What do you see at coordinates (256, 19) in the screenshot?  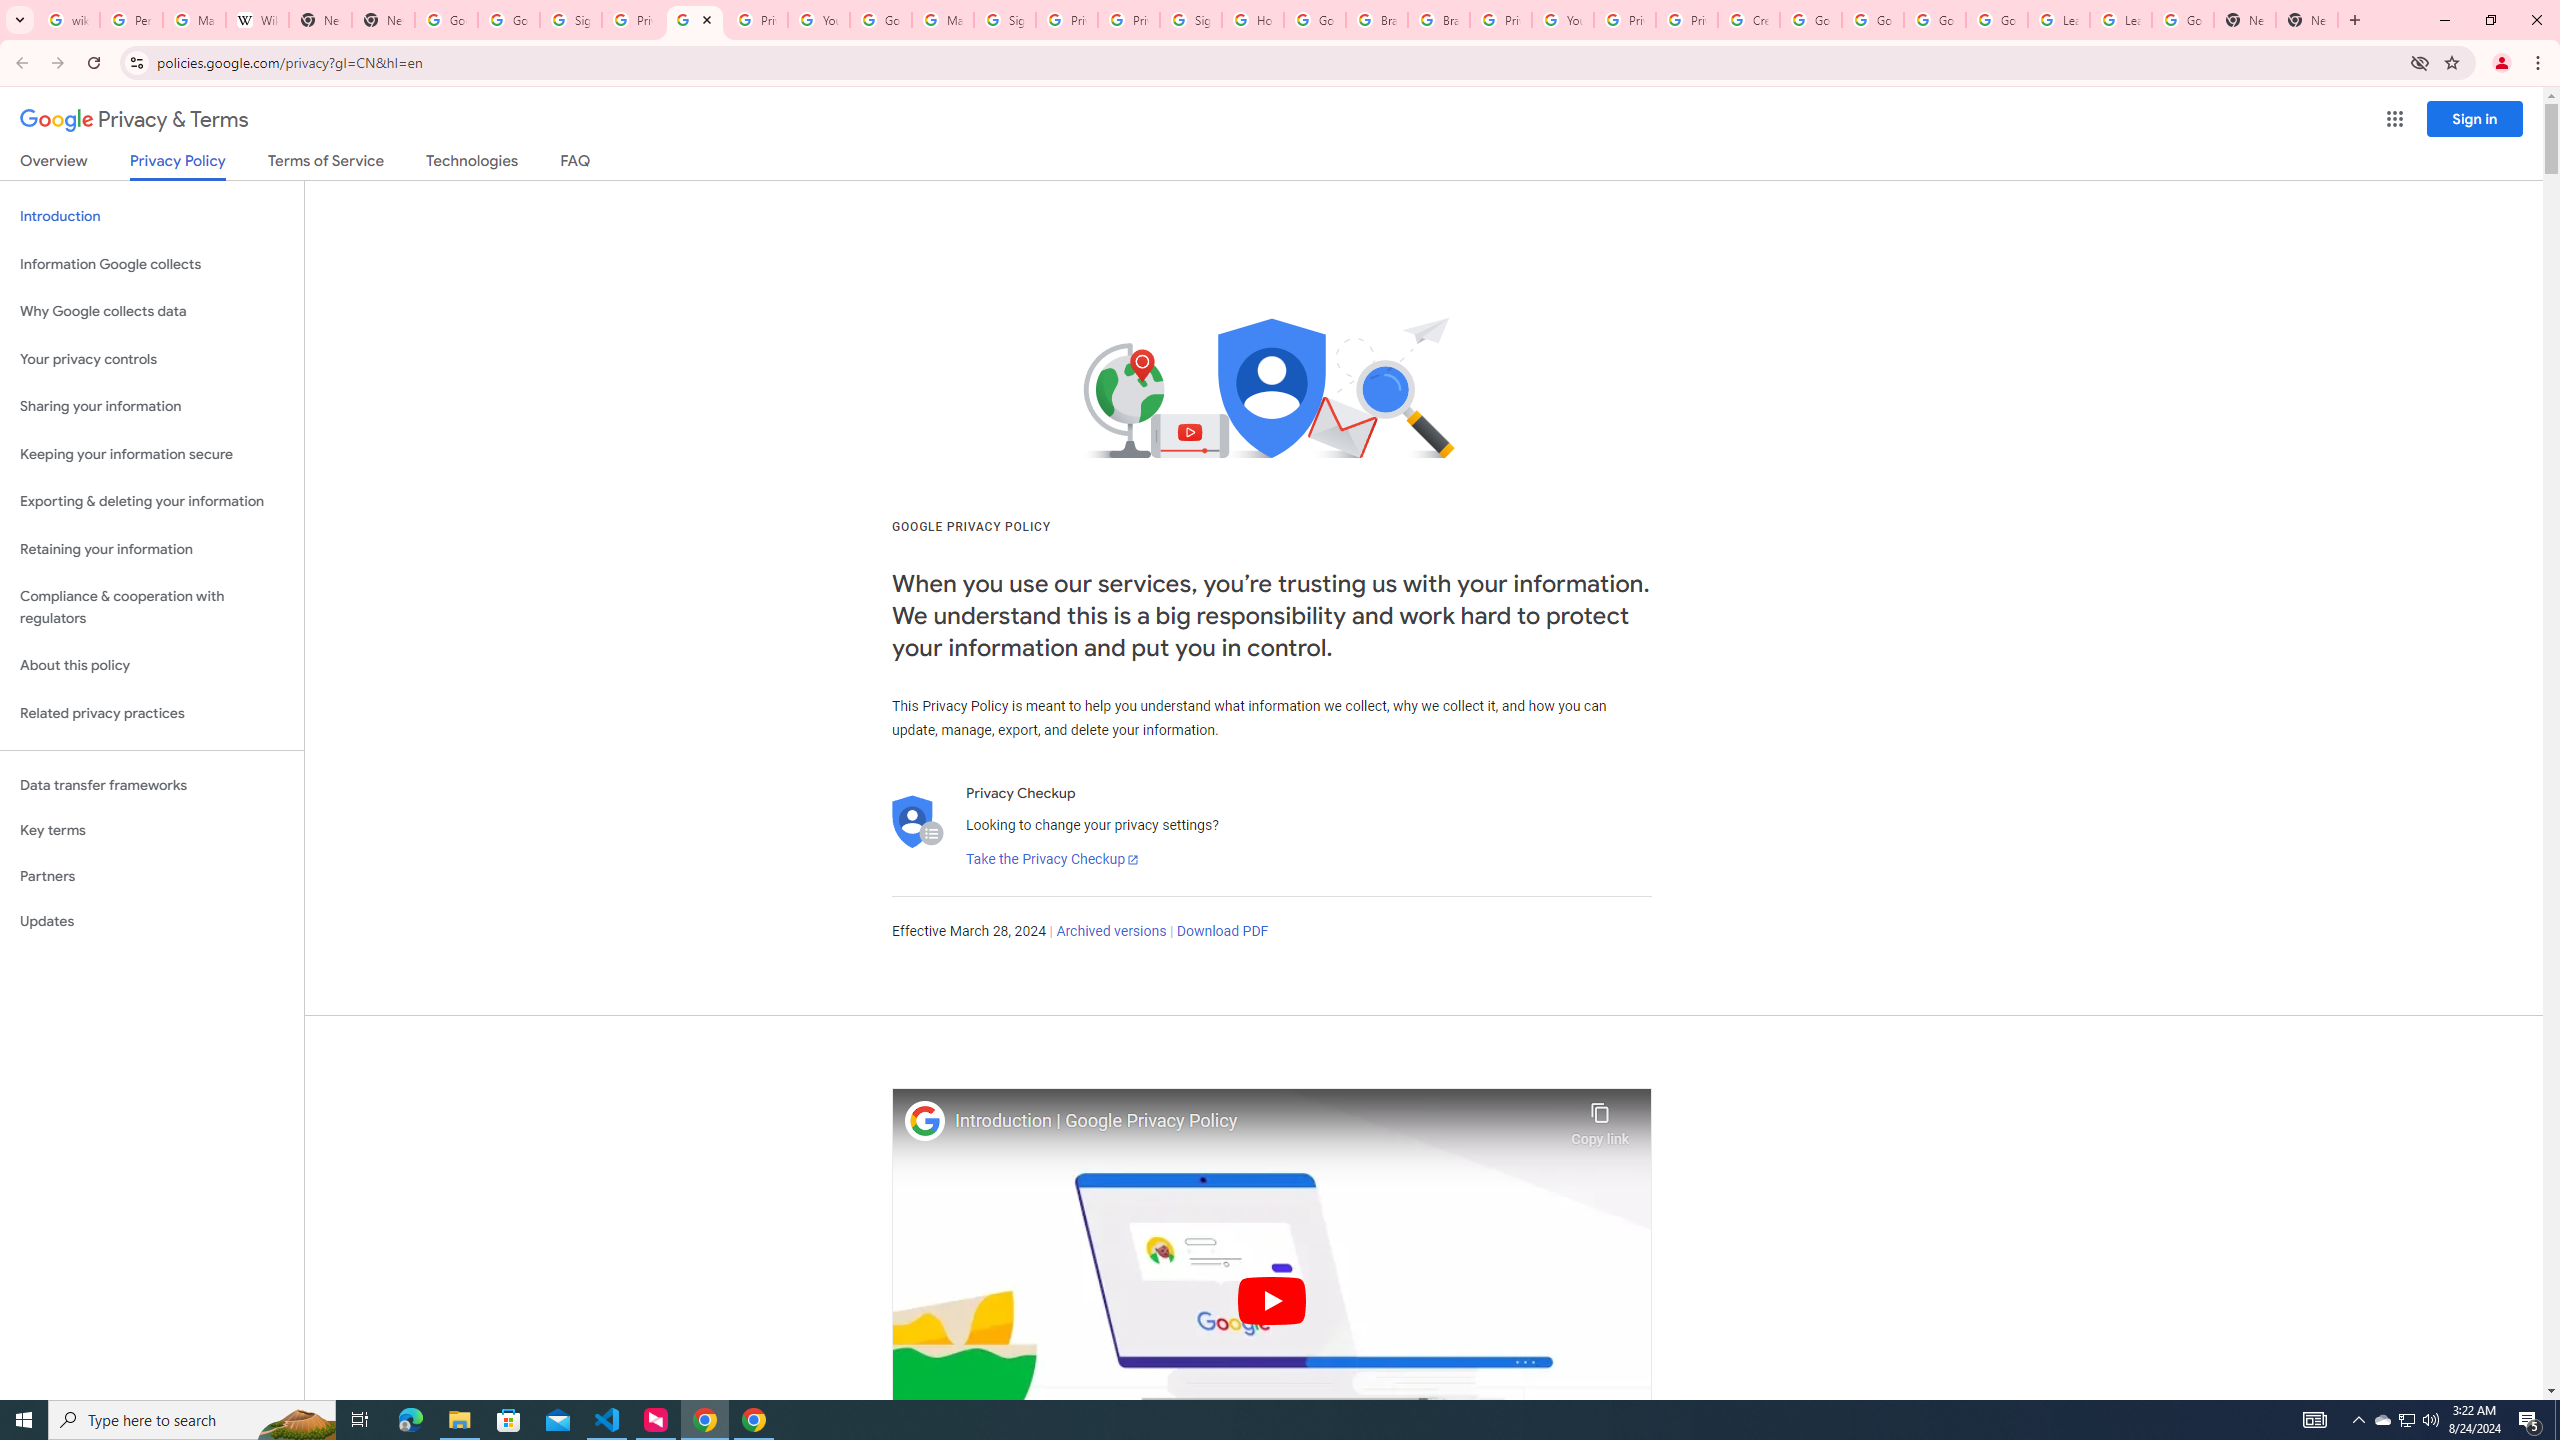 I see `'Wikipedia:Edit requests - Wikipedia'` at bounding box center [256, 19].